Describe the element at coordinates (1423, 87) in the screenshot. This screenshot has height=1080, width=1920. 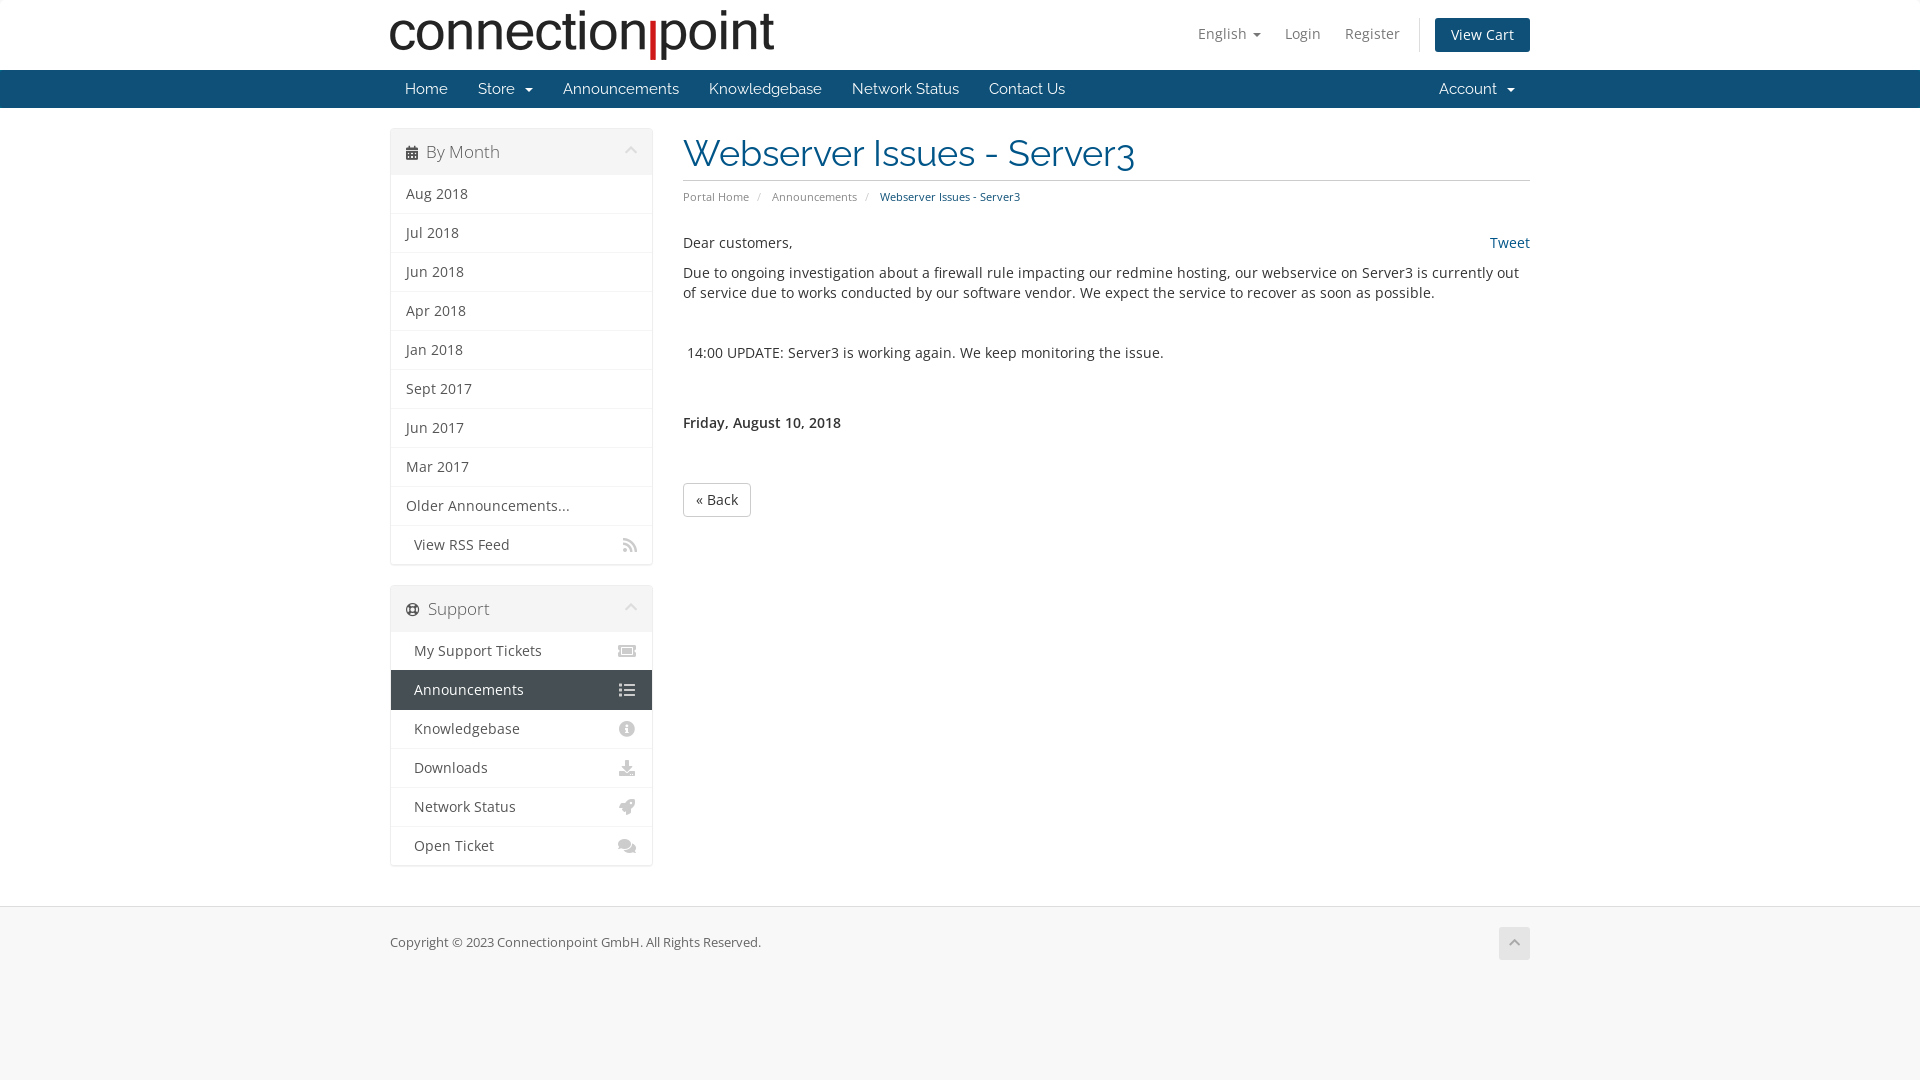
I see `'Account  '` at that location.